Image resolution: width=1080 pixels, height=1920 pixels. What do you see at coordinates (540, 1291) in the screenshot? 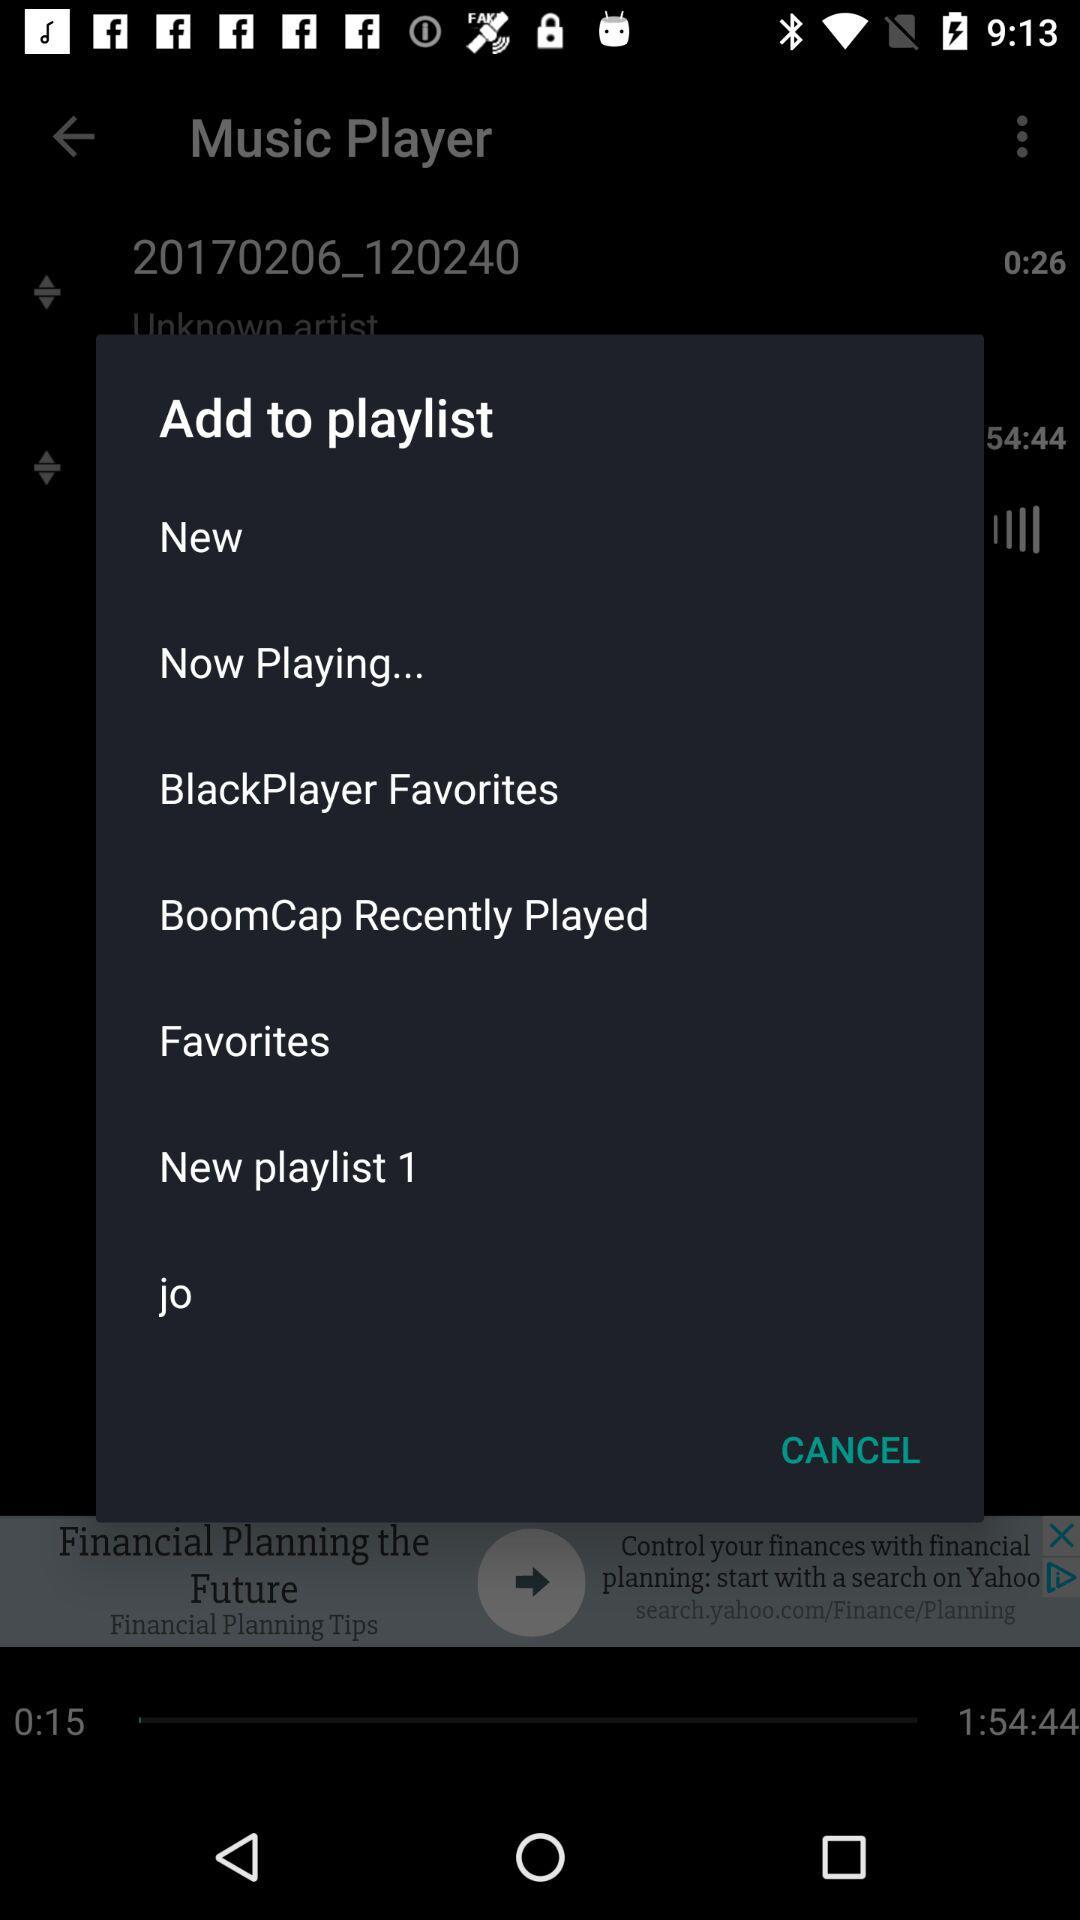
I see `the jo item` at bounding box center [540, 1291].